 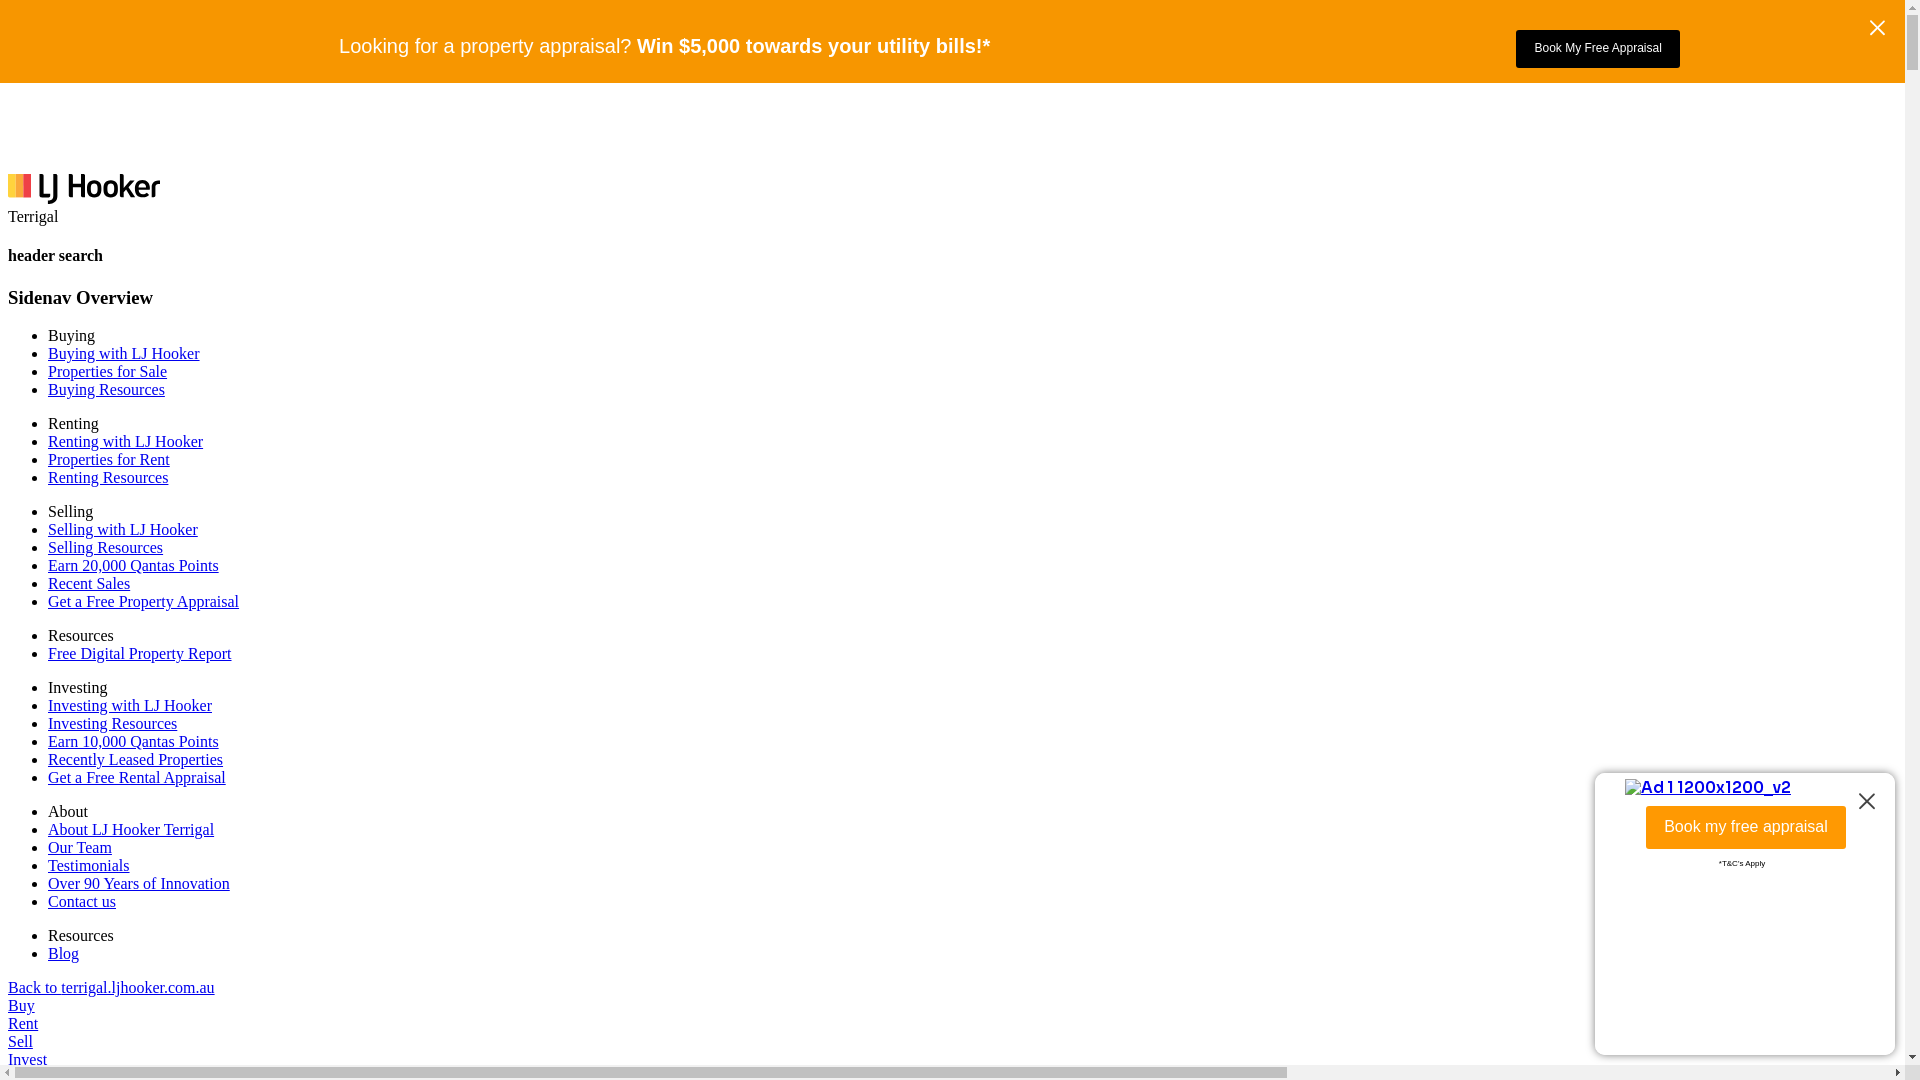 I want to click on 'Get a Free Property Appraisal', so click(x=142, y=600).